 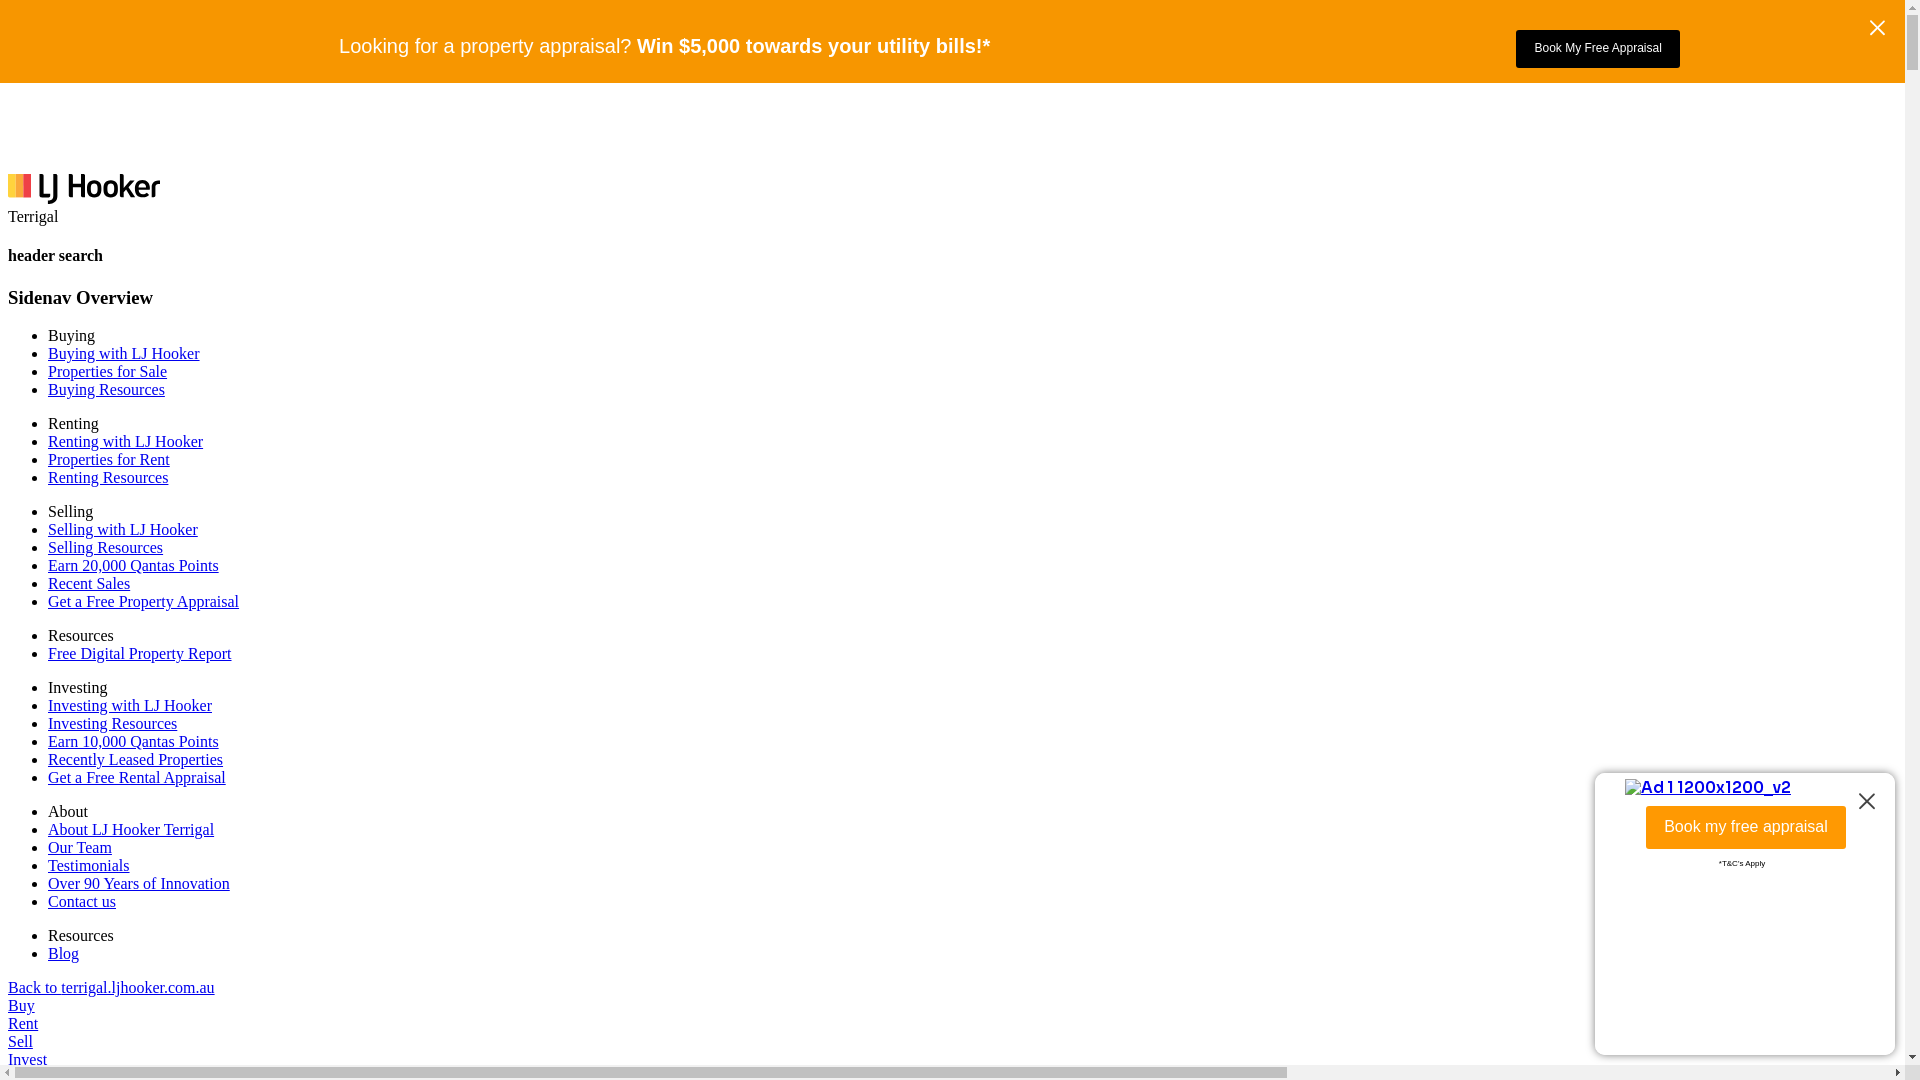 I want to click on 'Get a Free Property Appraisal', so click(x=142, y=600).